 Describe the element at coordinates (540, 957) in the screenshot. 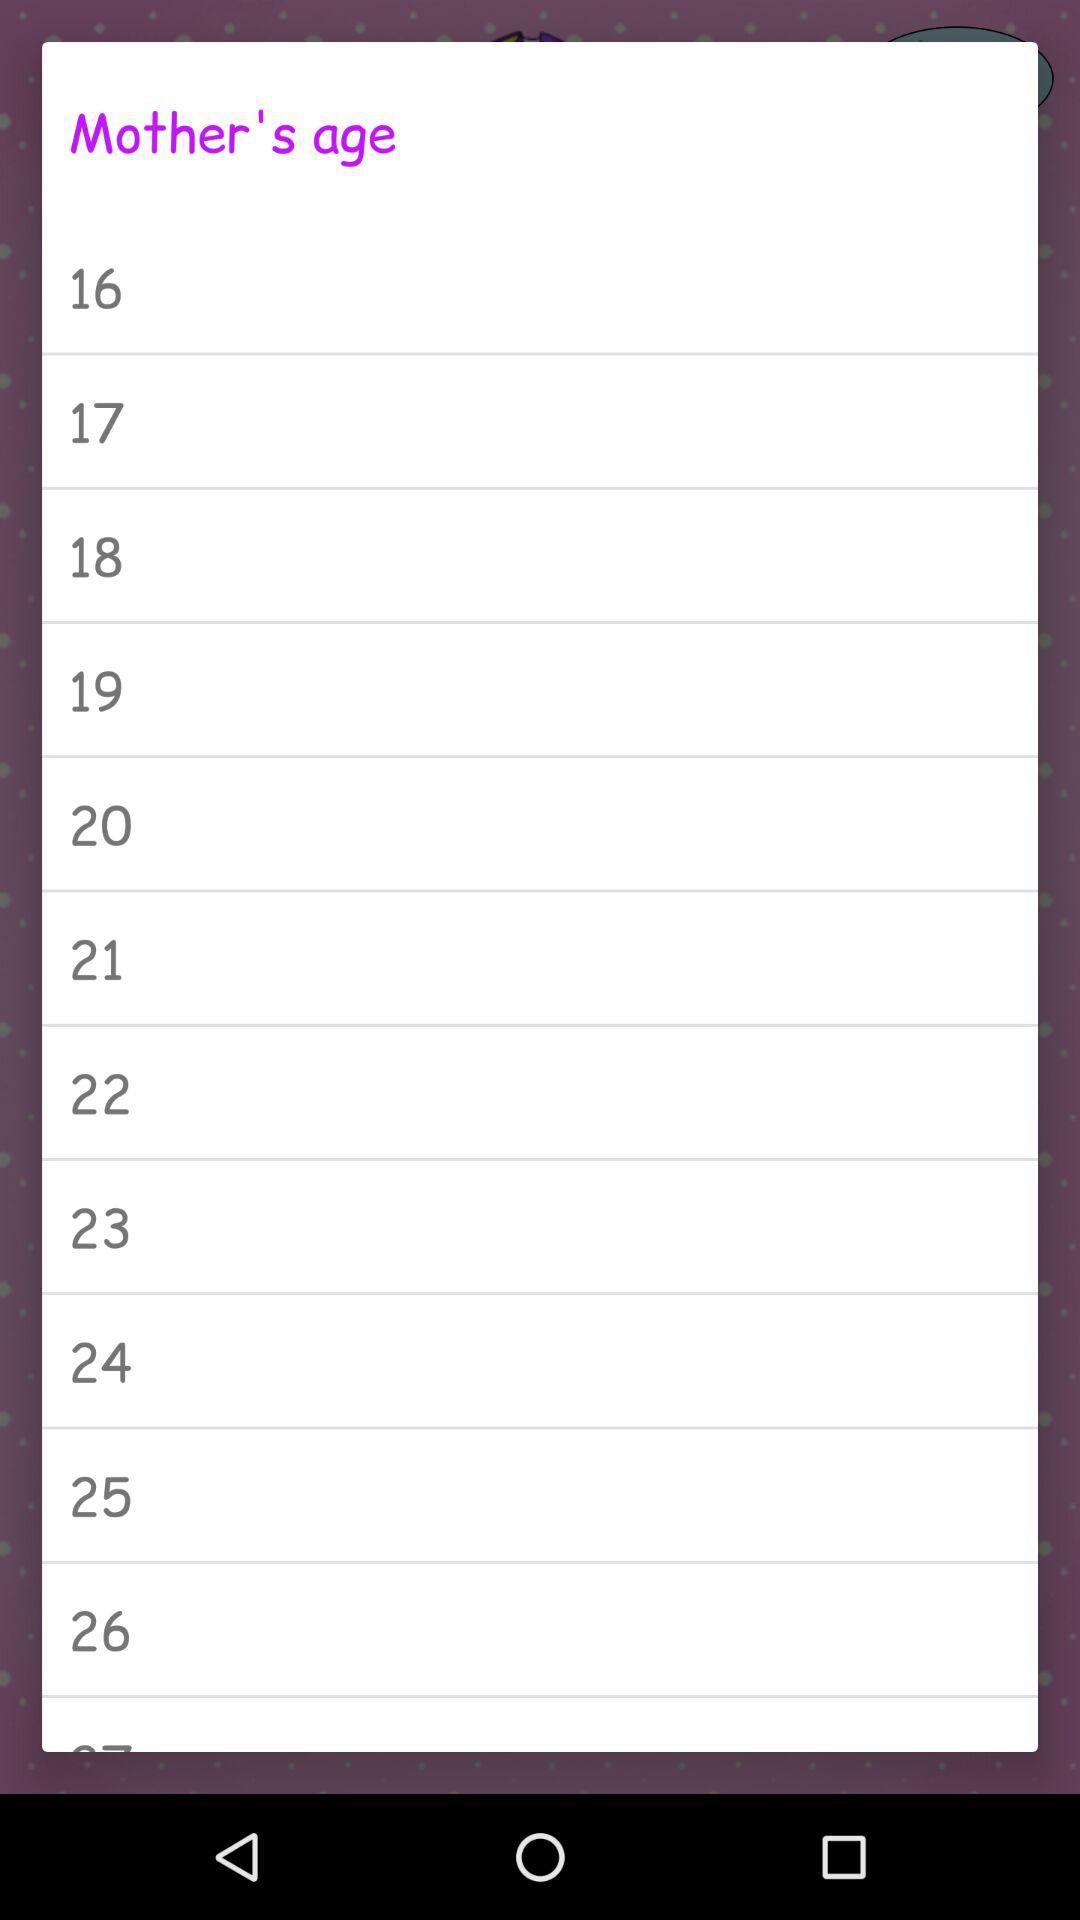

I see `the 21 icon` at that location.